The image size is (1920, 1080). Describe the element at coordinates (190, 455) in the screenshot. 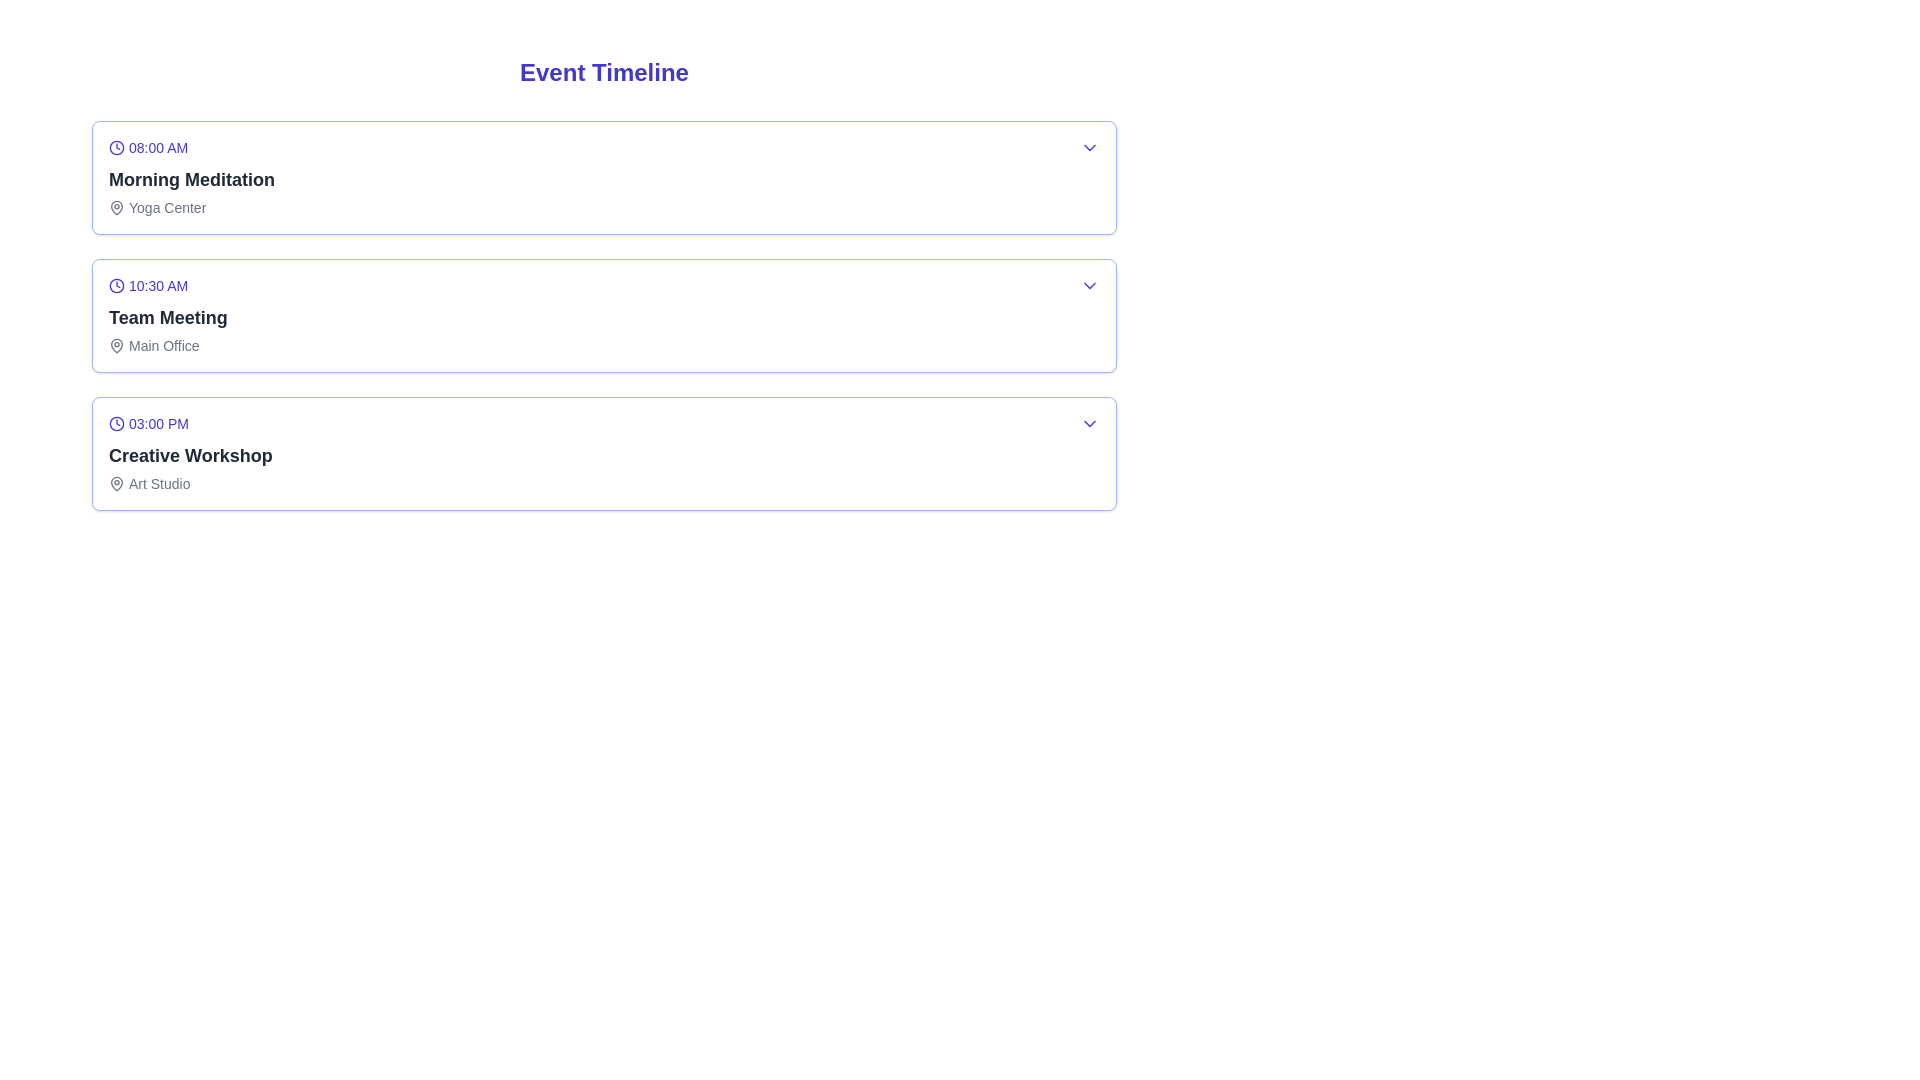

I see `text content of the 'Creative Workshop' label, which is displayed in bold and large font, located below '03:00 PM' and above 'Art Studio' in the event timeline` at that location.